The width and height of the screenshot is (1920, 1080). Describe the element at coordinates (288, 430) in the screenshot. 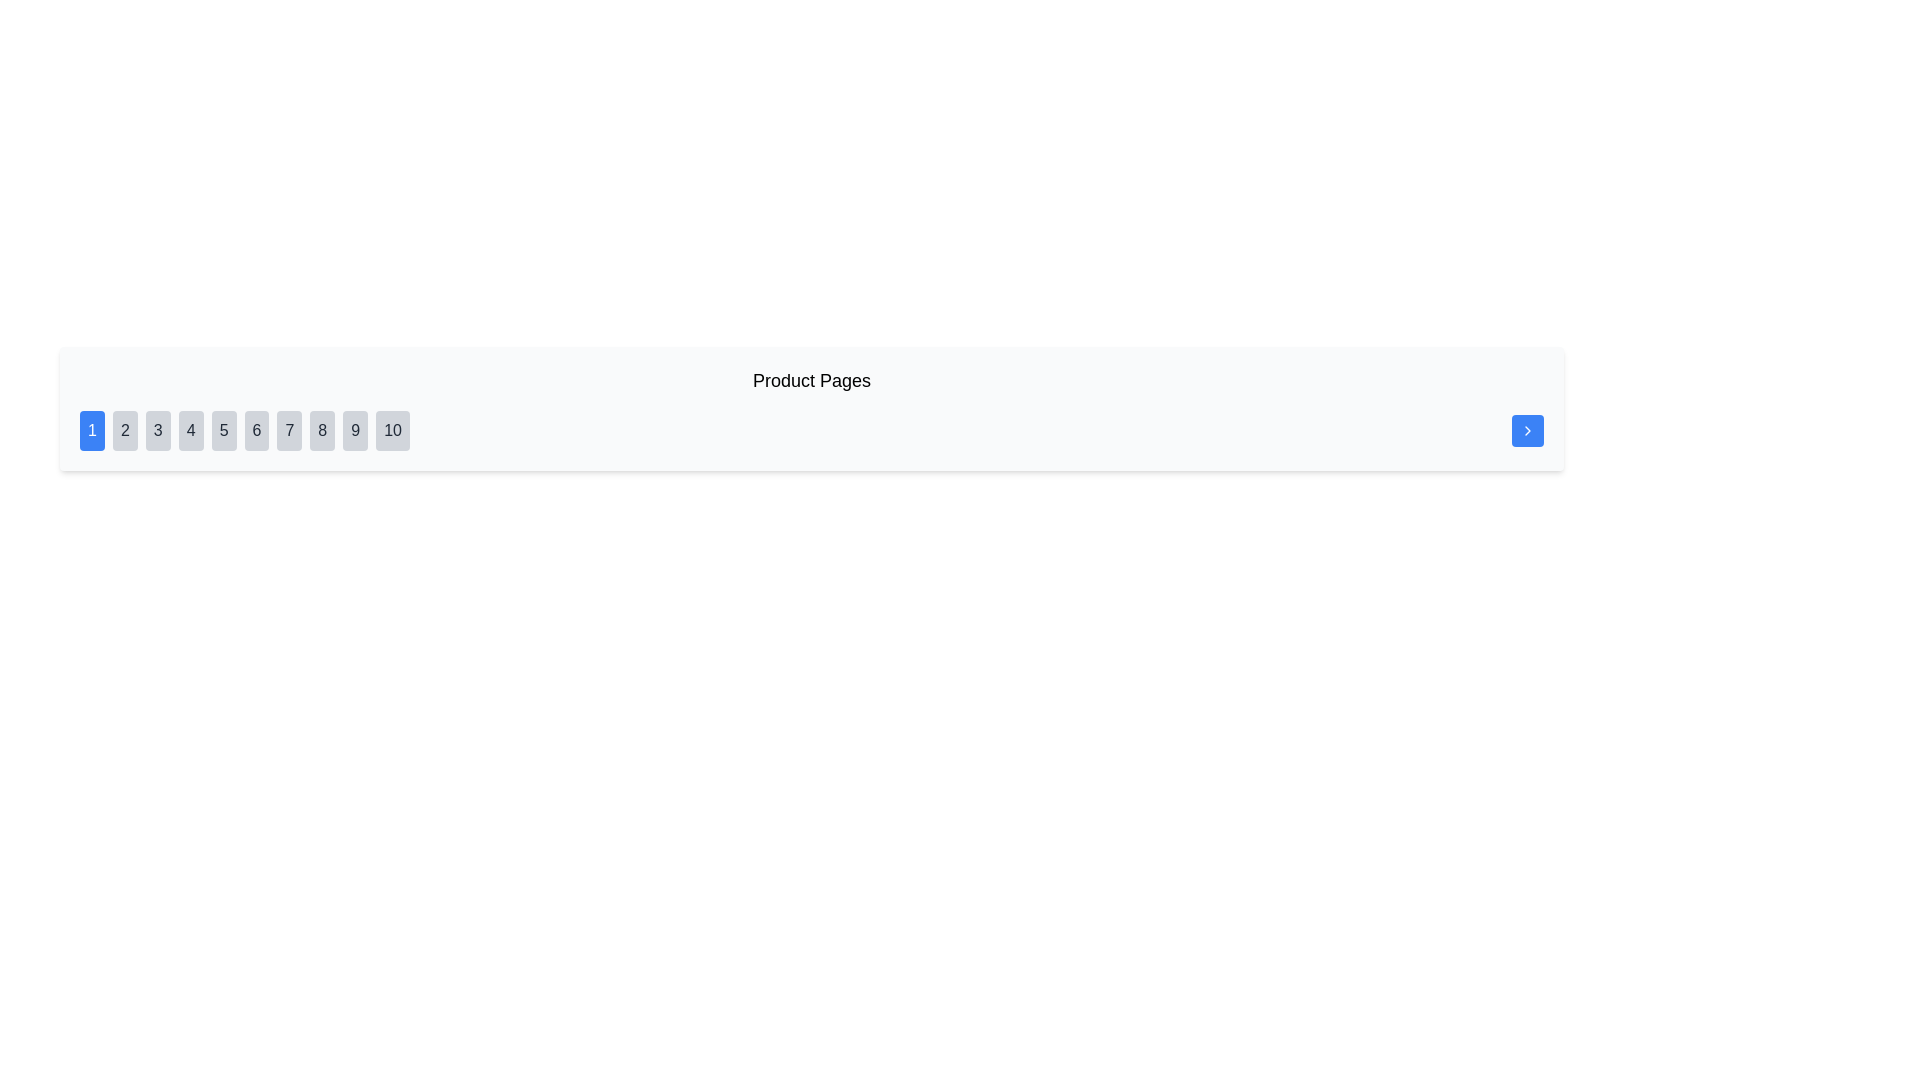

I see `the button labeled '7', which is the seventh button in a sequence of ten horizontally aligned buttons` at that location.